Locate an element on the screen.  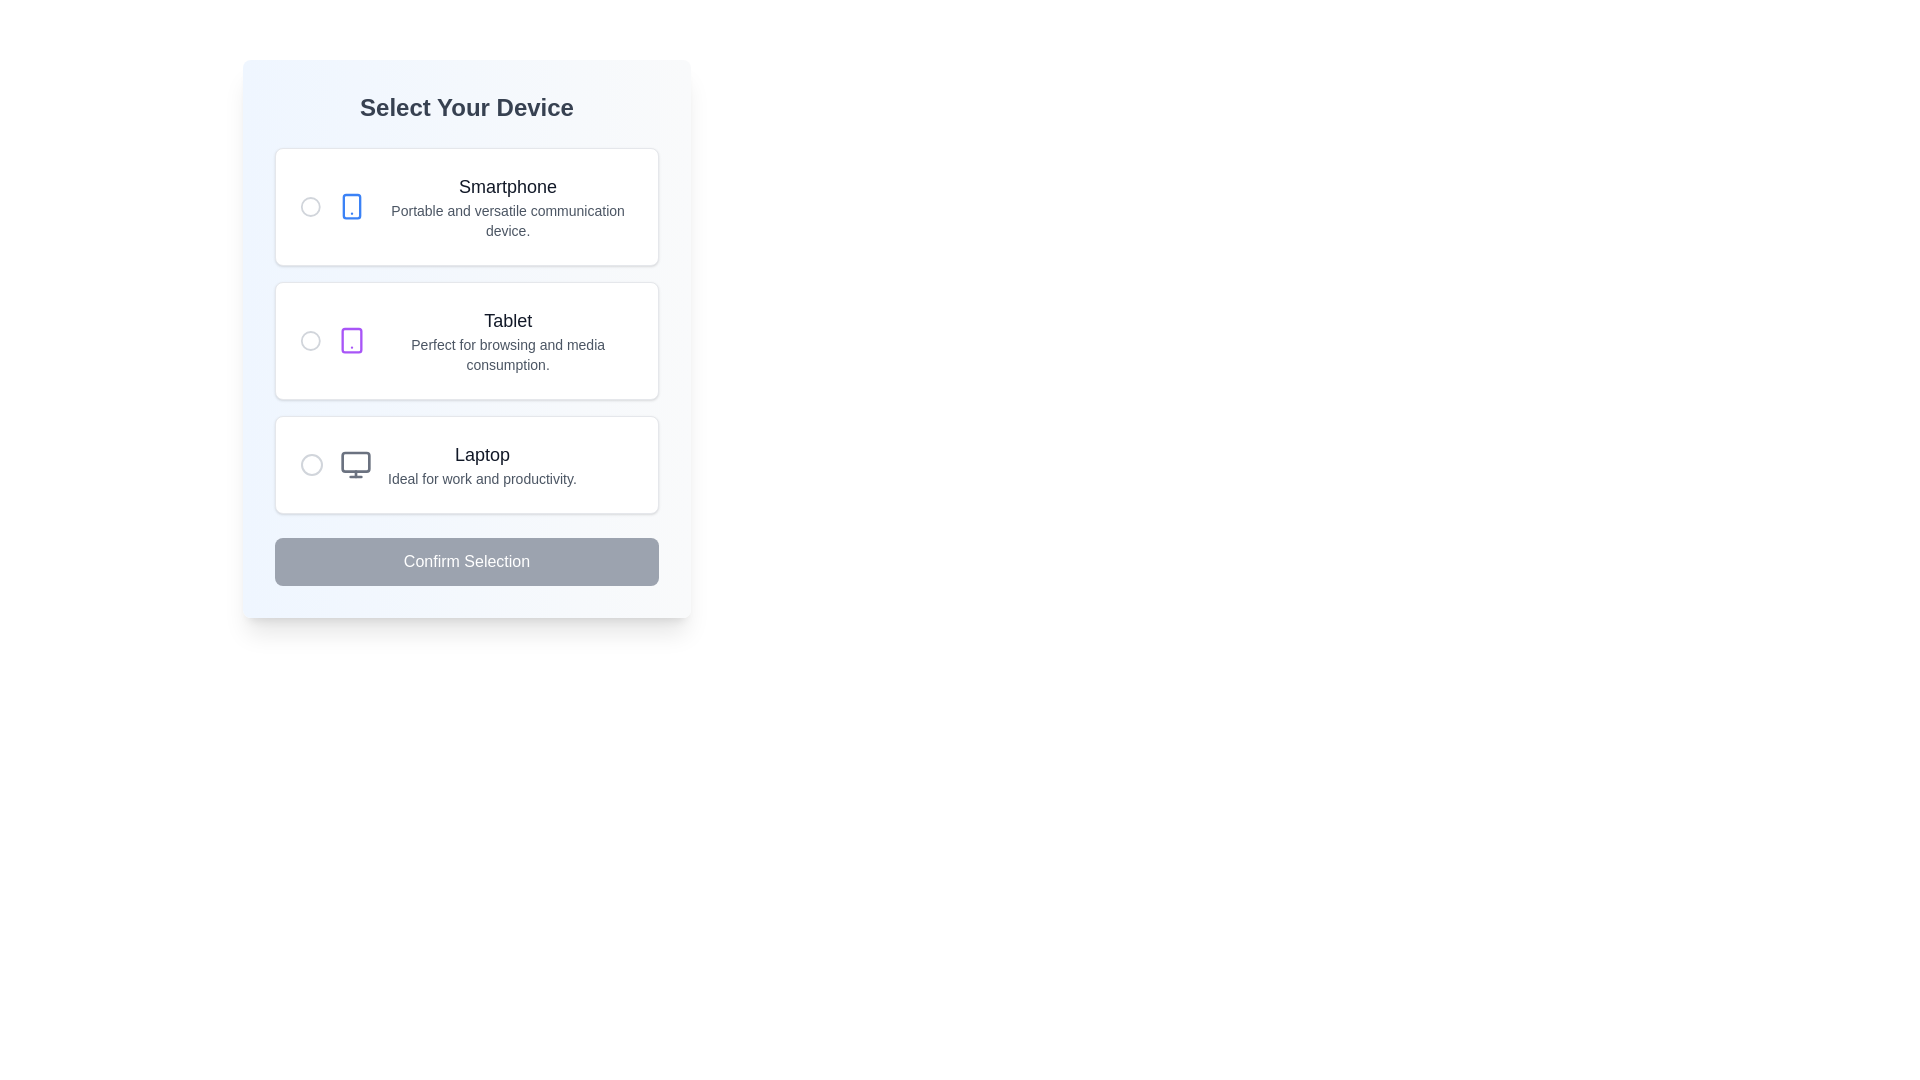
the circular button styled icon with a thin gray border on the left side of the 'Tablet' selection segment is located at coordinates (309, 339).